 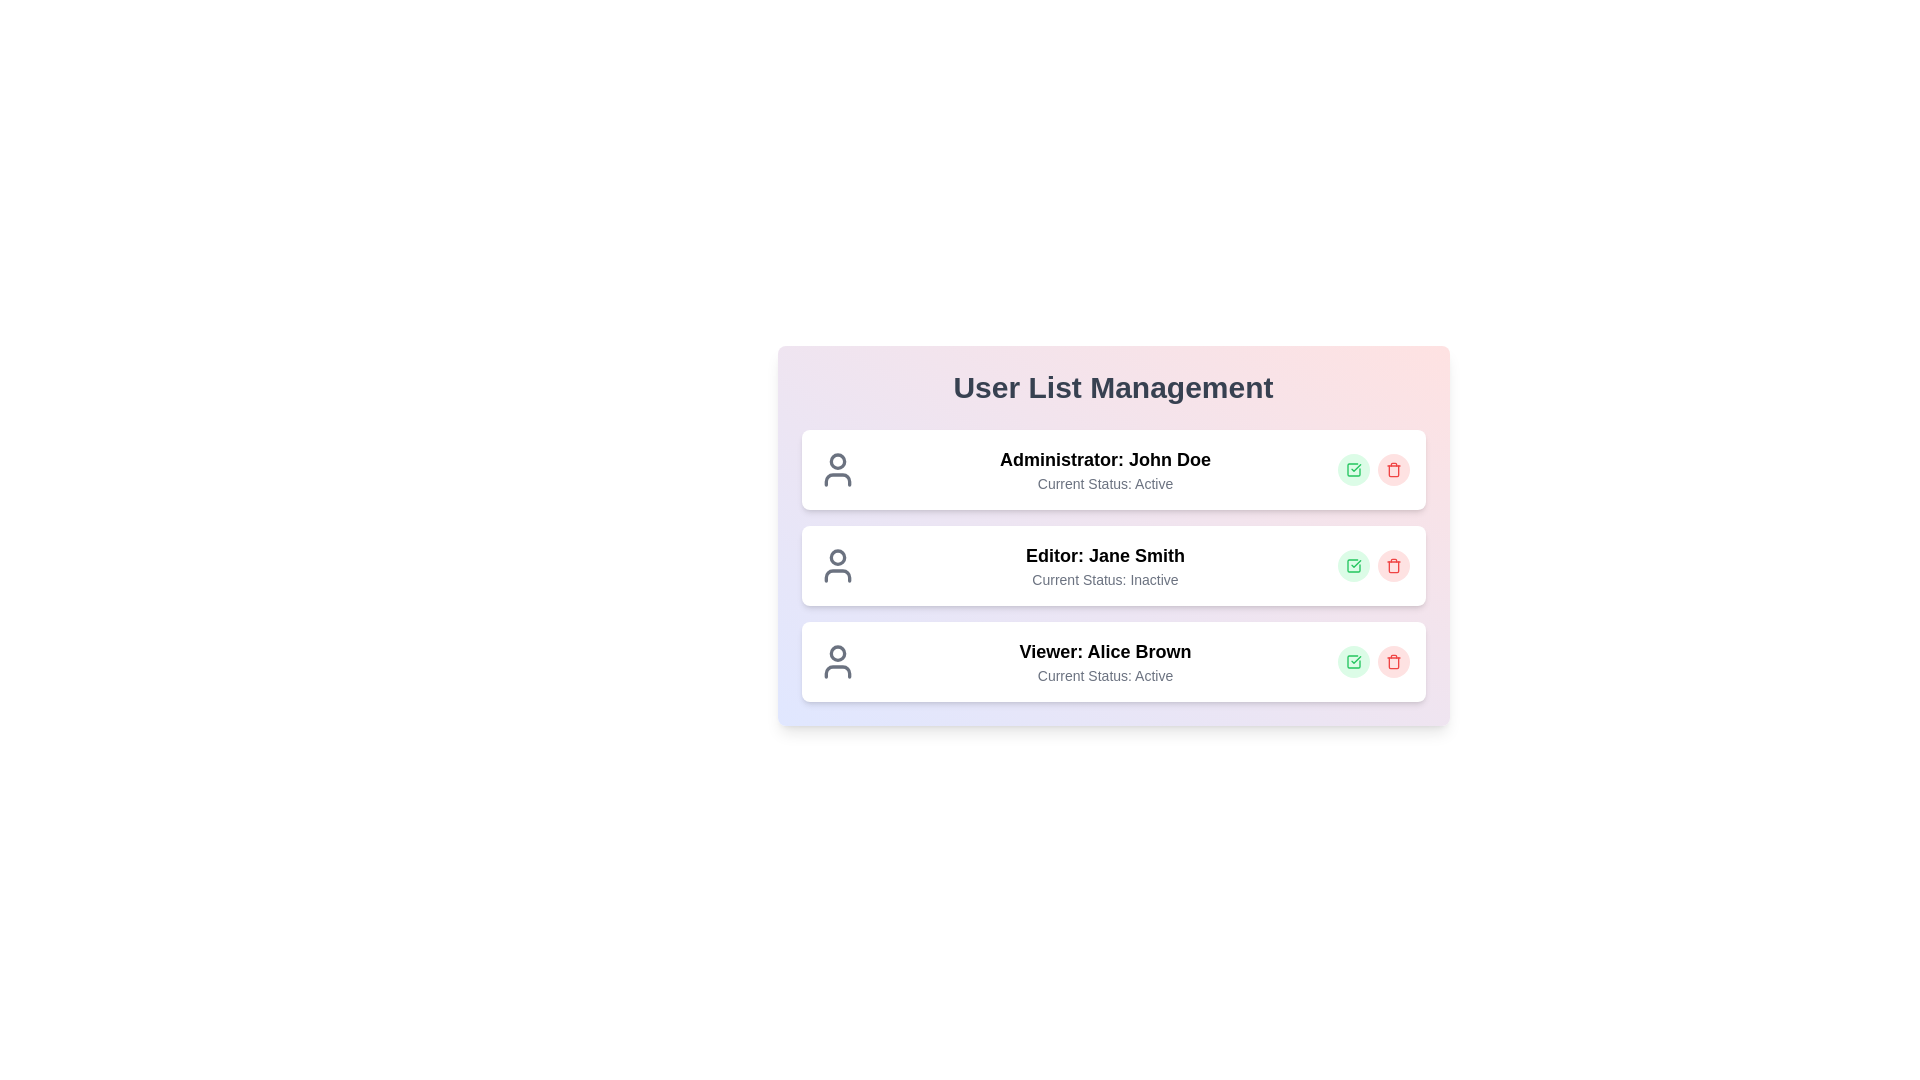 I want to click on the red trash can icon, which is the second icon in the delete and confirmation functions for 'Administrator: John Doe', to potentially see a tooltip, so click(x=1392, y=470).